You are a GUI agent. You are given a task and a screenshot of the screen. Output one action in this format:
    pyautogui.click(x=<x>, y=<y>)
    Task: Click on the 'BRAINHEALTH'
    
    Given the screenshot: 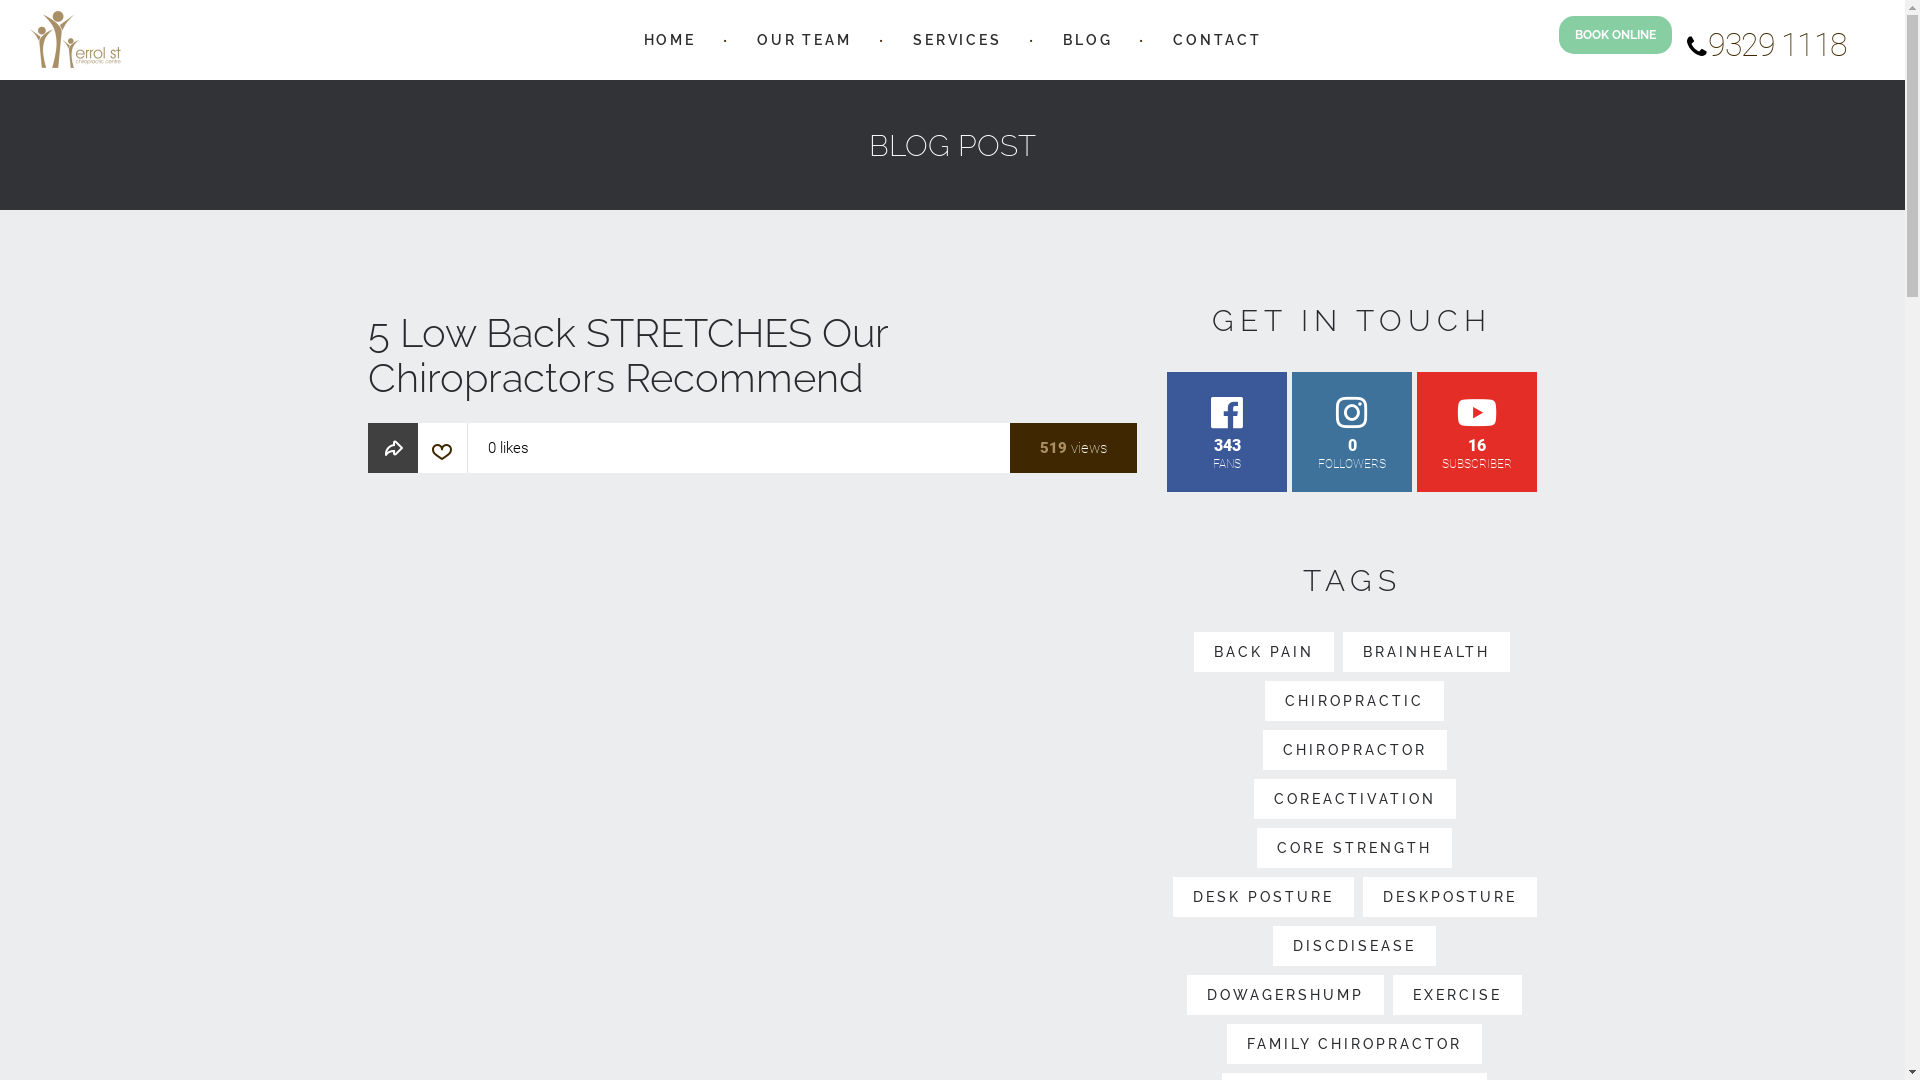 What is the action you would take?
    pyautogui.click(x=1425, y=651)
    